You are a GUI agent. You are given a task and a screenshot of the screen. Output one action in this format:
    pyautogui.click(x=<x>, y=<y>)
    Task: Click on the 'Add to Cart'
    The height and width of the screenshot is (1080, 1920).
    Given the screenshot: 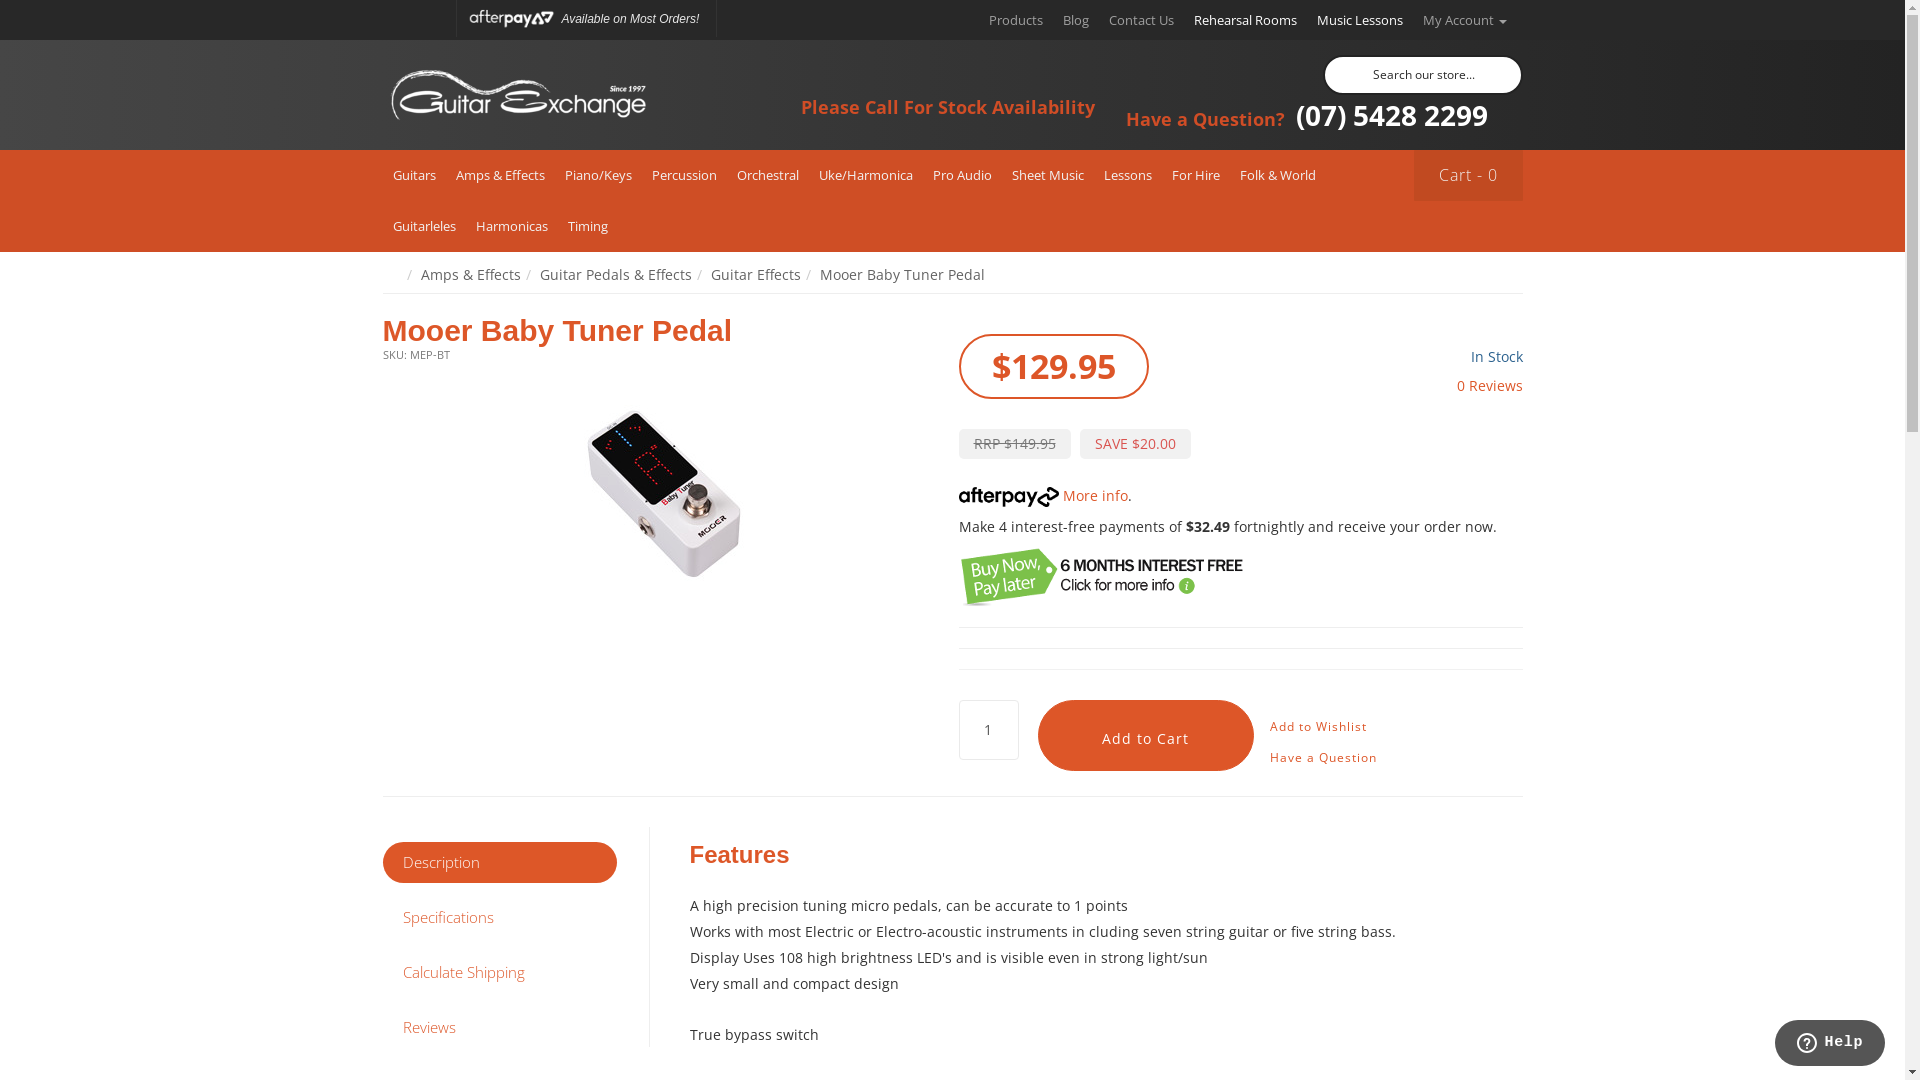 What is the action you would take?
    pyautogui.click(x=1146, y=735)
    